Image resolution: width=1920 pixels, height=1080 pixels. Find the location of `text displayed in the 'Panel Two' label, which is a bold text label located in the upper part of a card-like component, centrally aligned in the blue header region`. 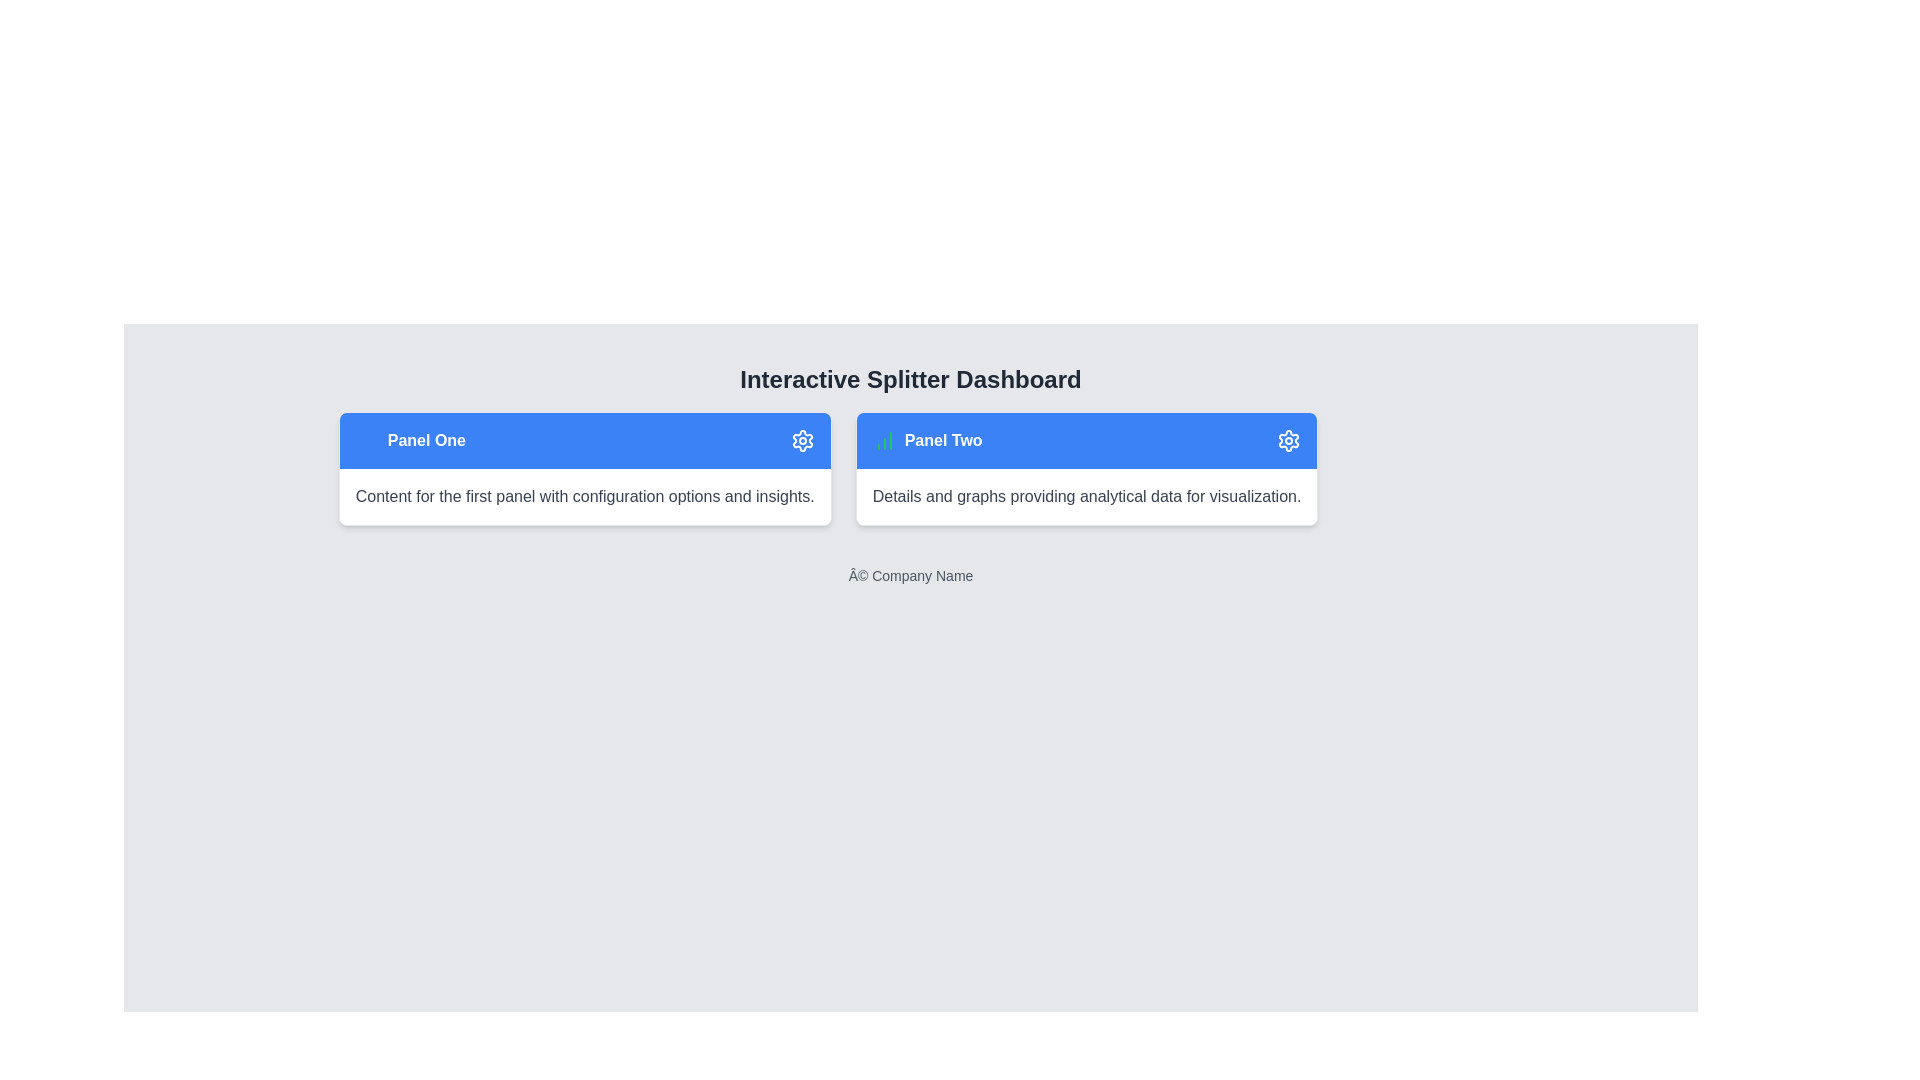

text displayed in the 'Panel Two' label, which is a bold text label located in the upper part of a card-like component, centrally aligned in the blue header region is located at coordinates (942, 439).